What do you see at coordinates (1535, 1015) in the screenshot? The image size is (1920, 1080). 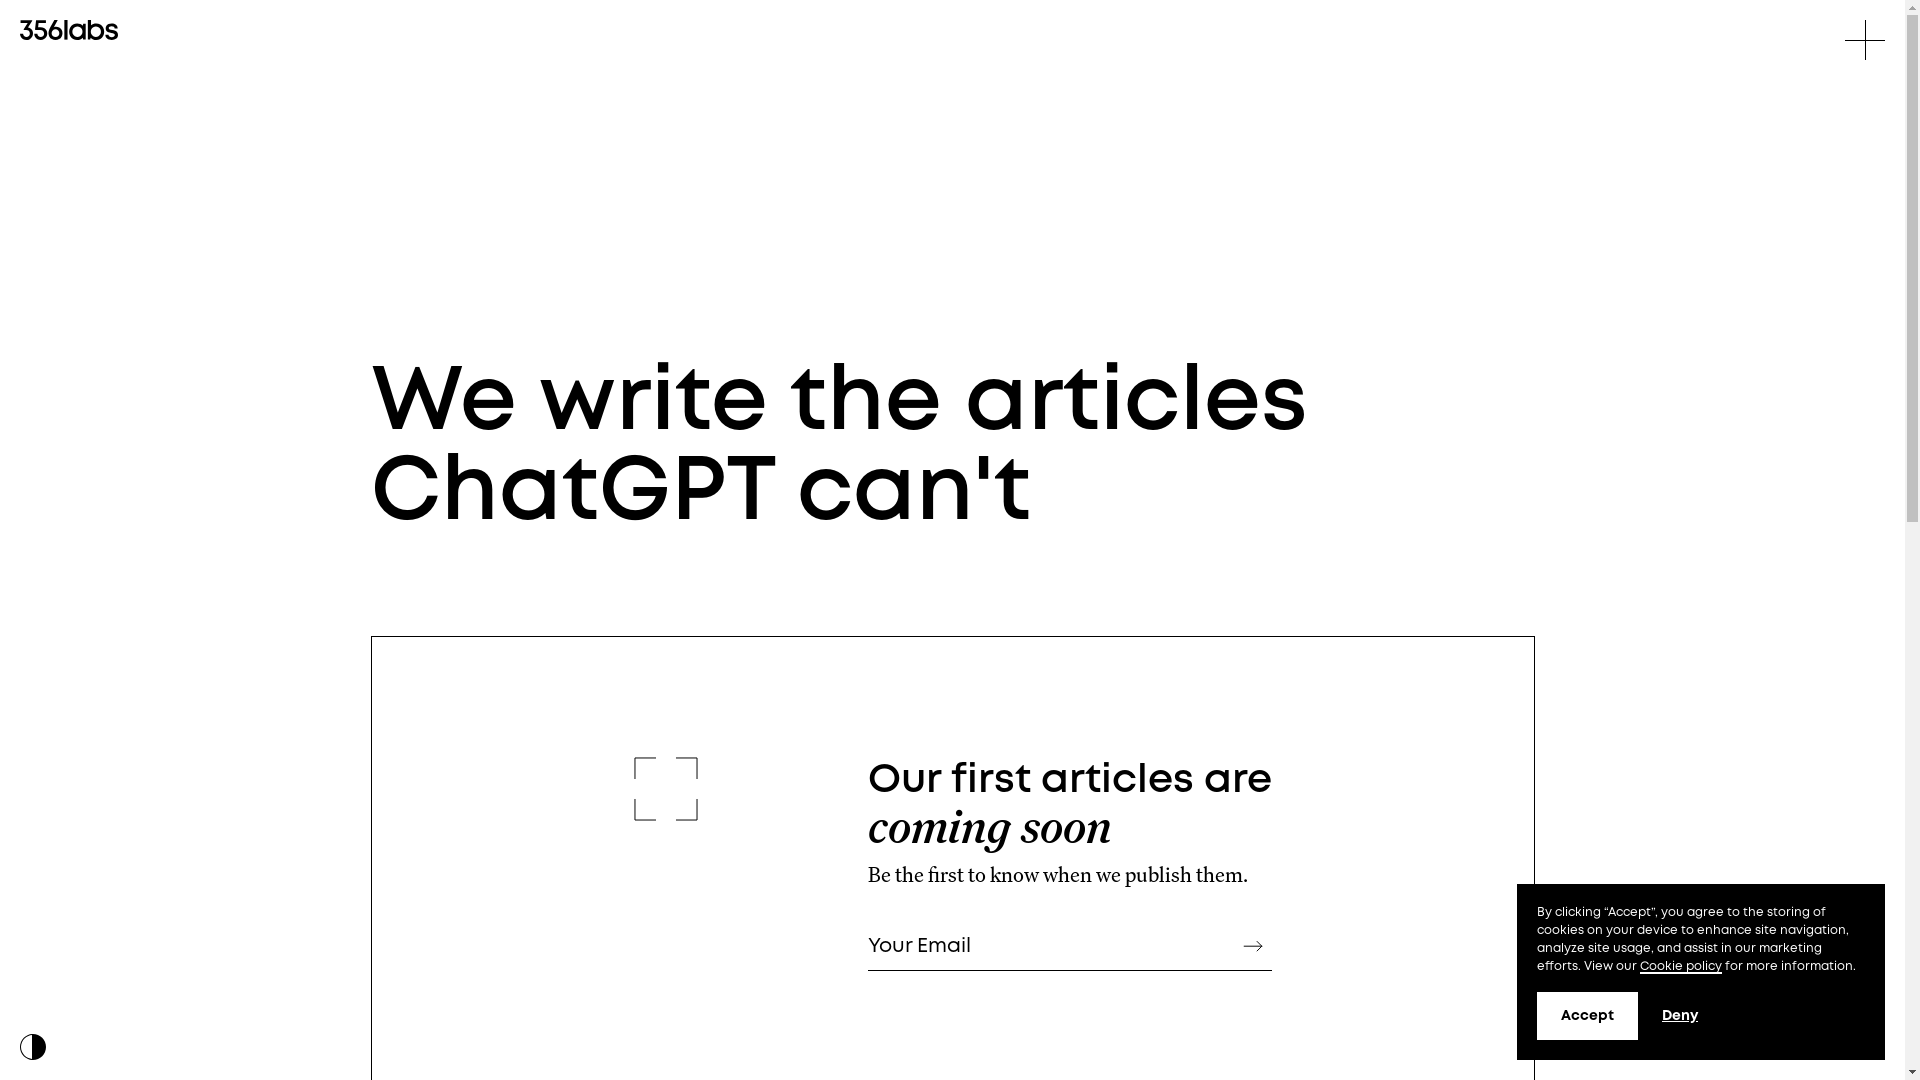 I see `'Accept'` at bounding box center [1535, 1015].